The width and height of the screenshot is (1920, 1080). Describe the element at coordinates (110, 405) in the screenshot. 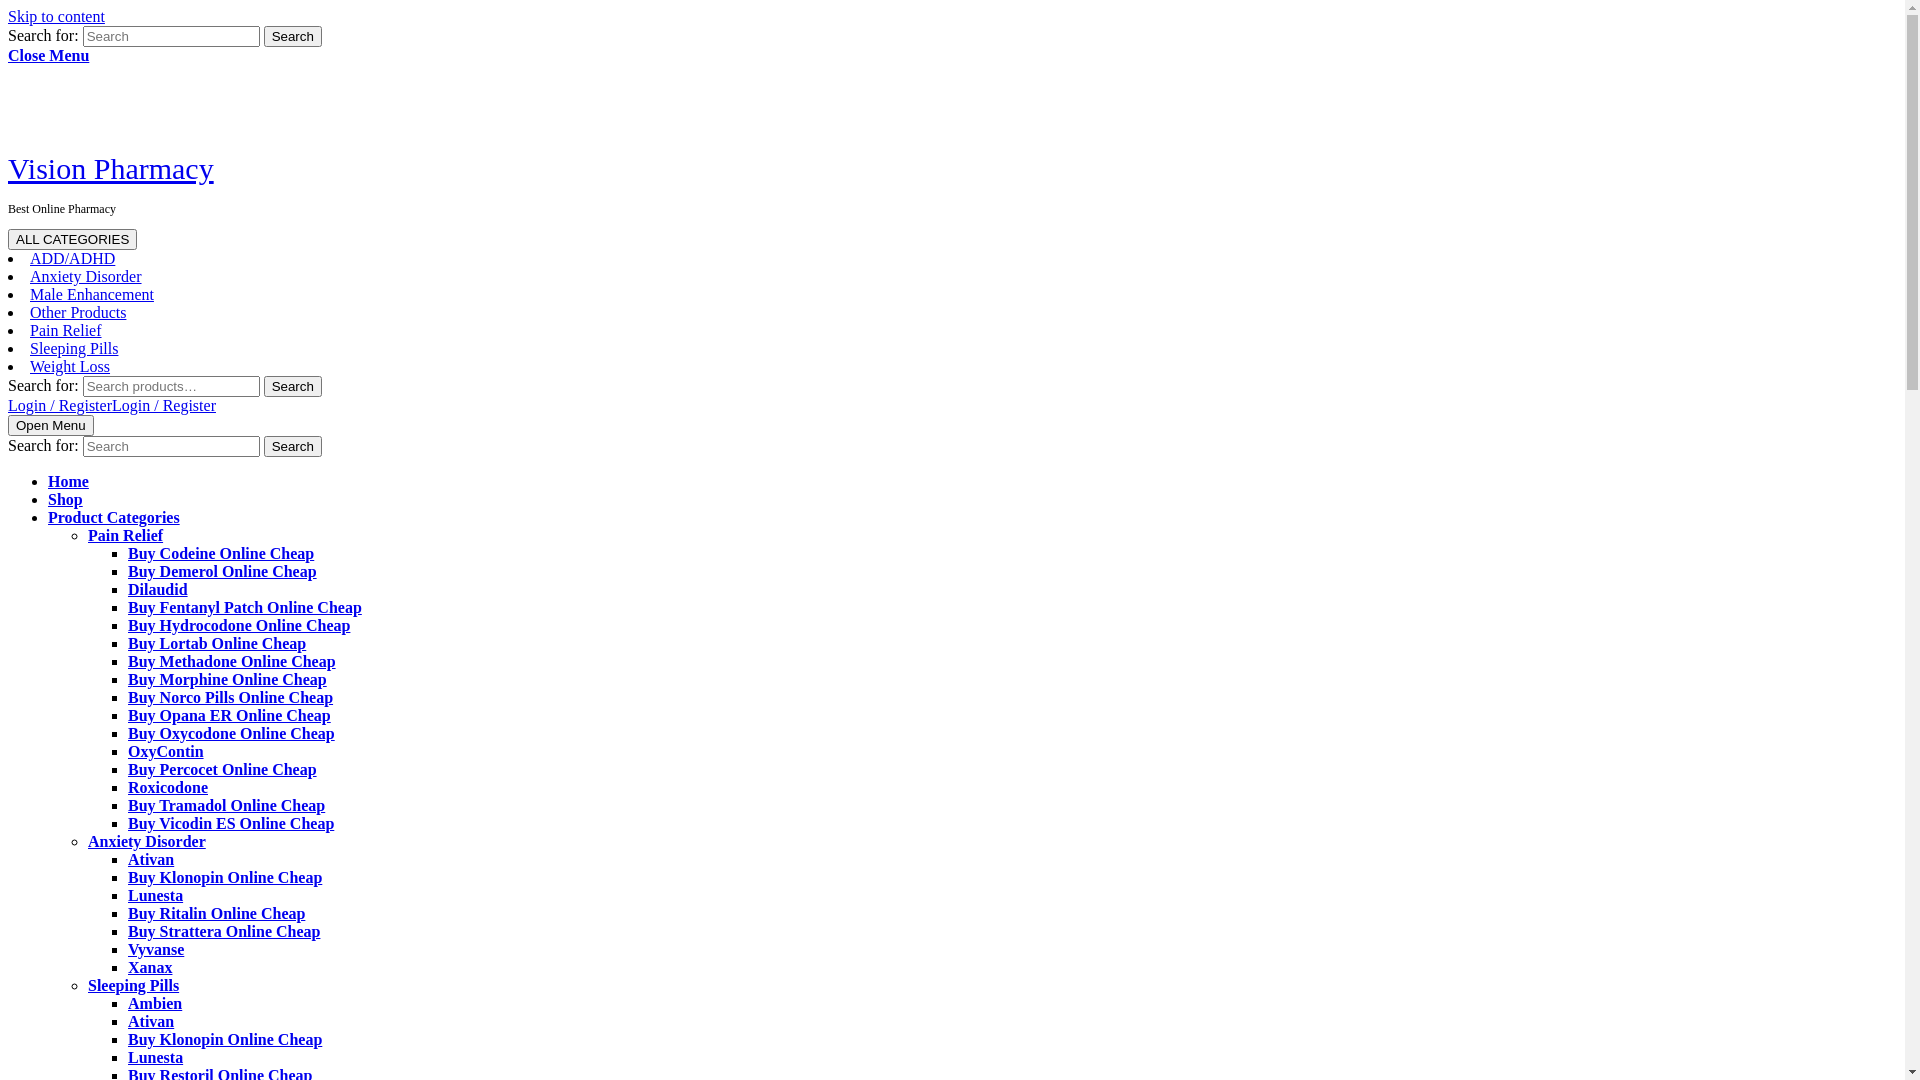

I see `'Login / RegisterLogin / Register'` at that location.